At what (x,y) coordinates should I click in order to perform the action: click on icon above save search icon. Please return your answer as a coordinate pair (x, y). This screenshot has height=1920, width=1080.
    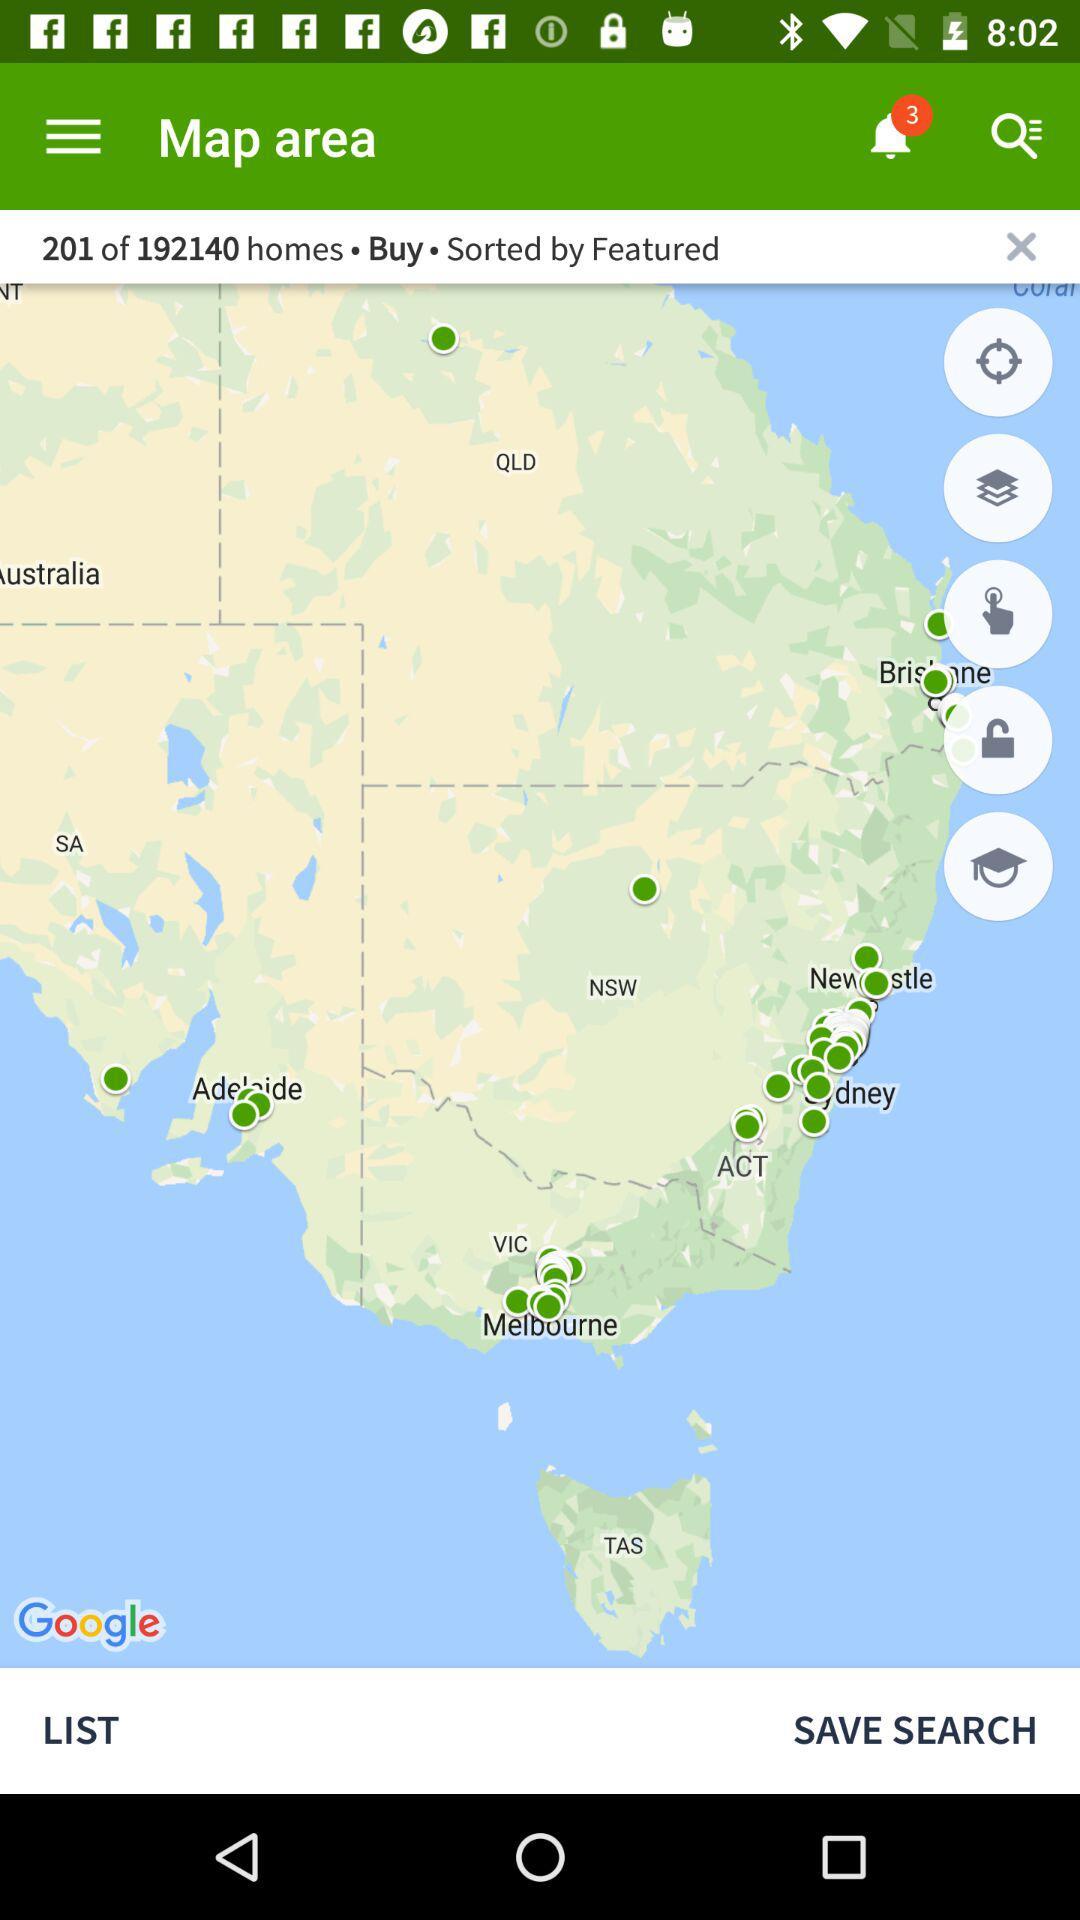
    Looking at the image, I should click on (998, 866).